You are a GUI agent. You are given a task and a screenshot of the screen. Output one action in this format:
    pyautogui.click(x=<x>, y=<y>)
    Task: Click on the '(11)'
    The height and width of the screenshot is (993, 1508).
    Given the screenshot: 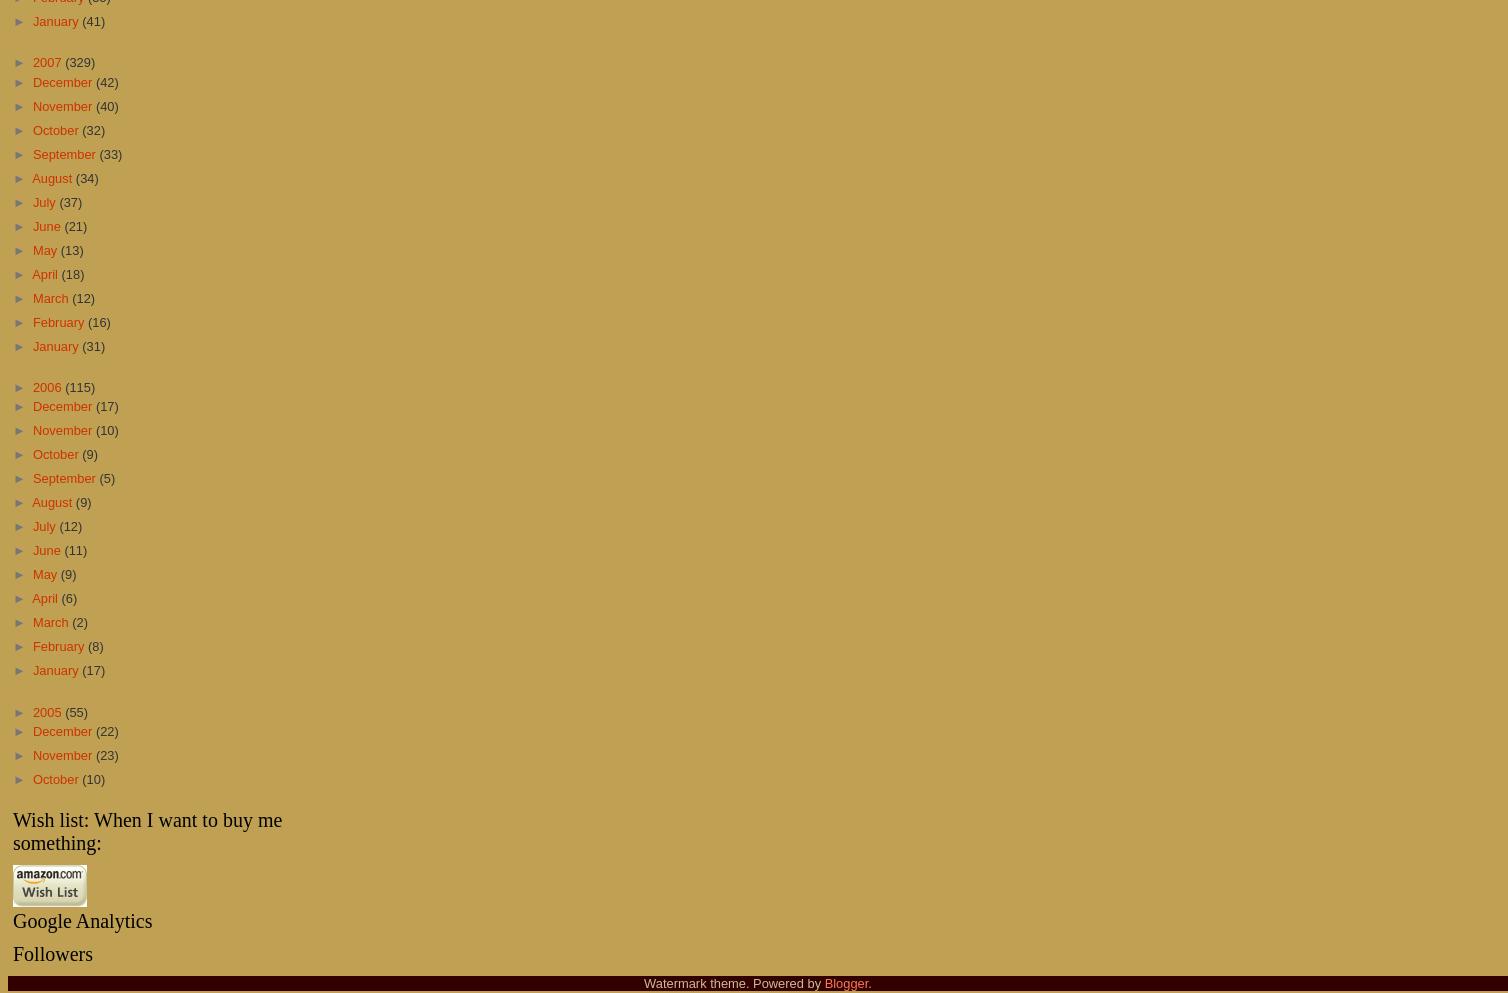 What is the action you would take?
    pyautogui.click(x=75, y=549)
    